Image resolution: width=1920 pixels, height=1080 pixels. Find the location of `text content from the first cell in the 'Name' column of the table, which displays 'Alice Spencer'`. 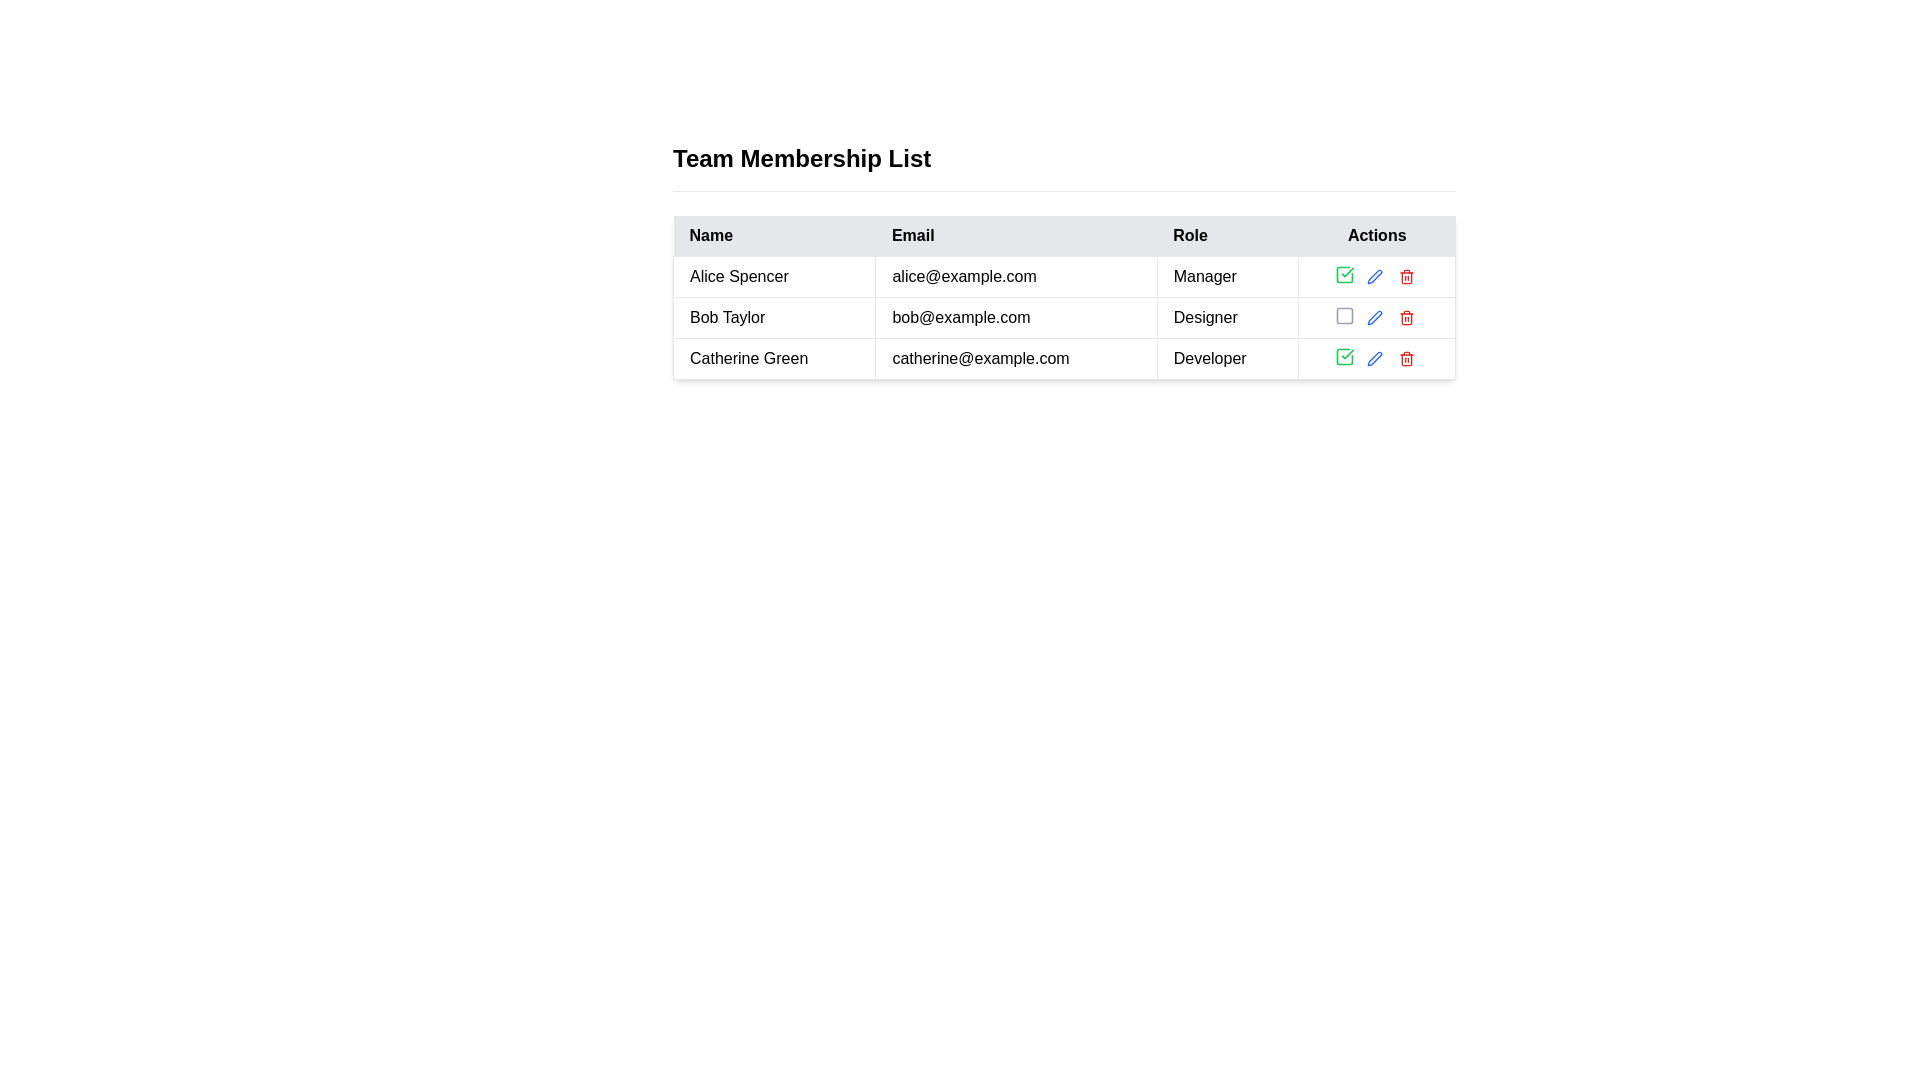

text content from the first cell in the 'Name' column of the table, which displays 'Alice Spencer' is located at coordinates (773, 277).